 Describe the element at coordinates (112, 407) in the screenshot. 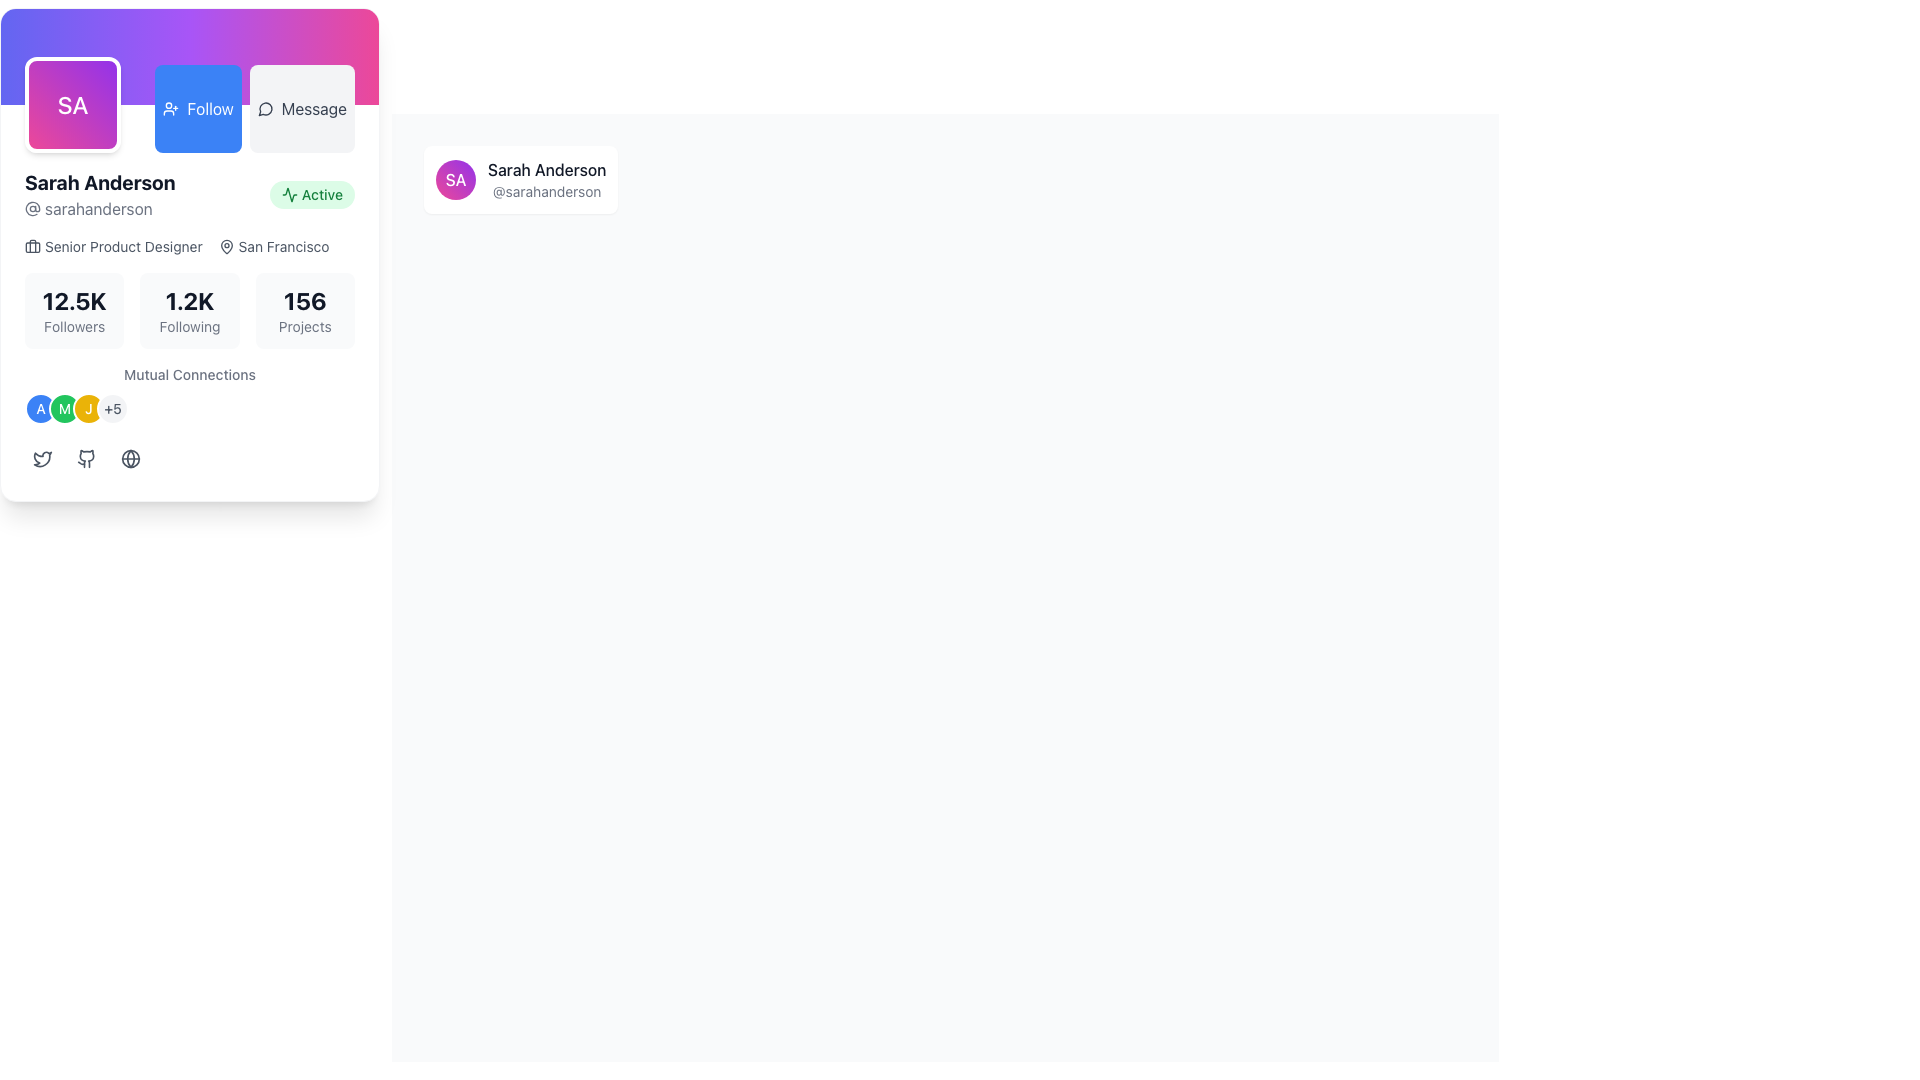

I see `the fourth badge in the 'Mutual Connections' section` at that location.